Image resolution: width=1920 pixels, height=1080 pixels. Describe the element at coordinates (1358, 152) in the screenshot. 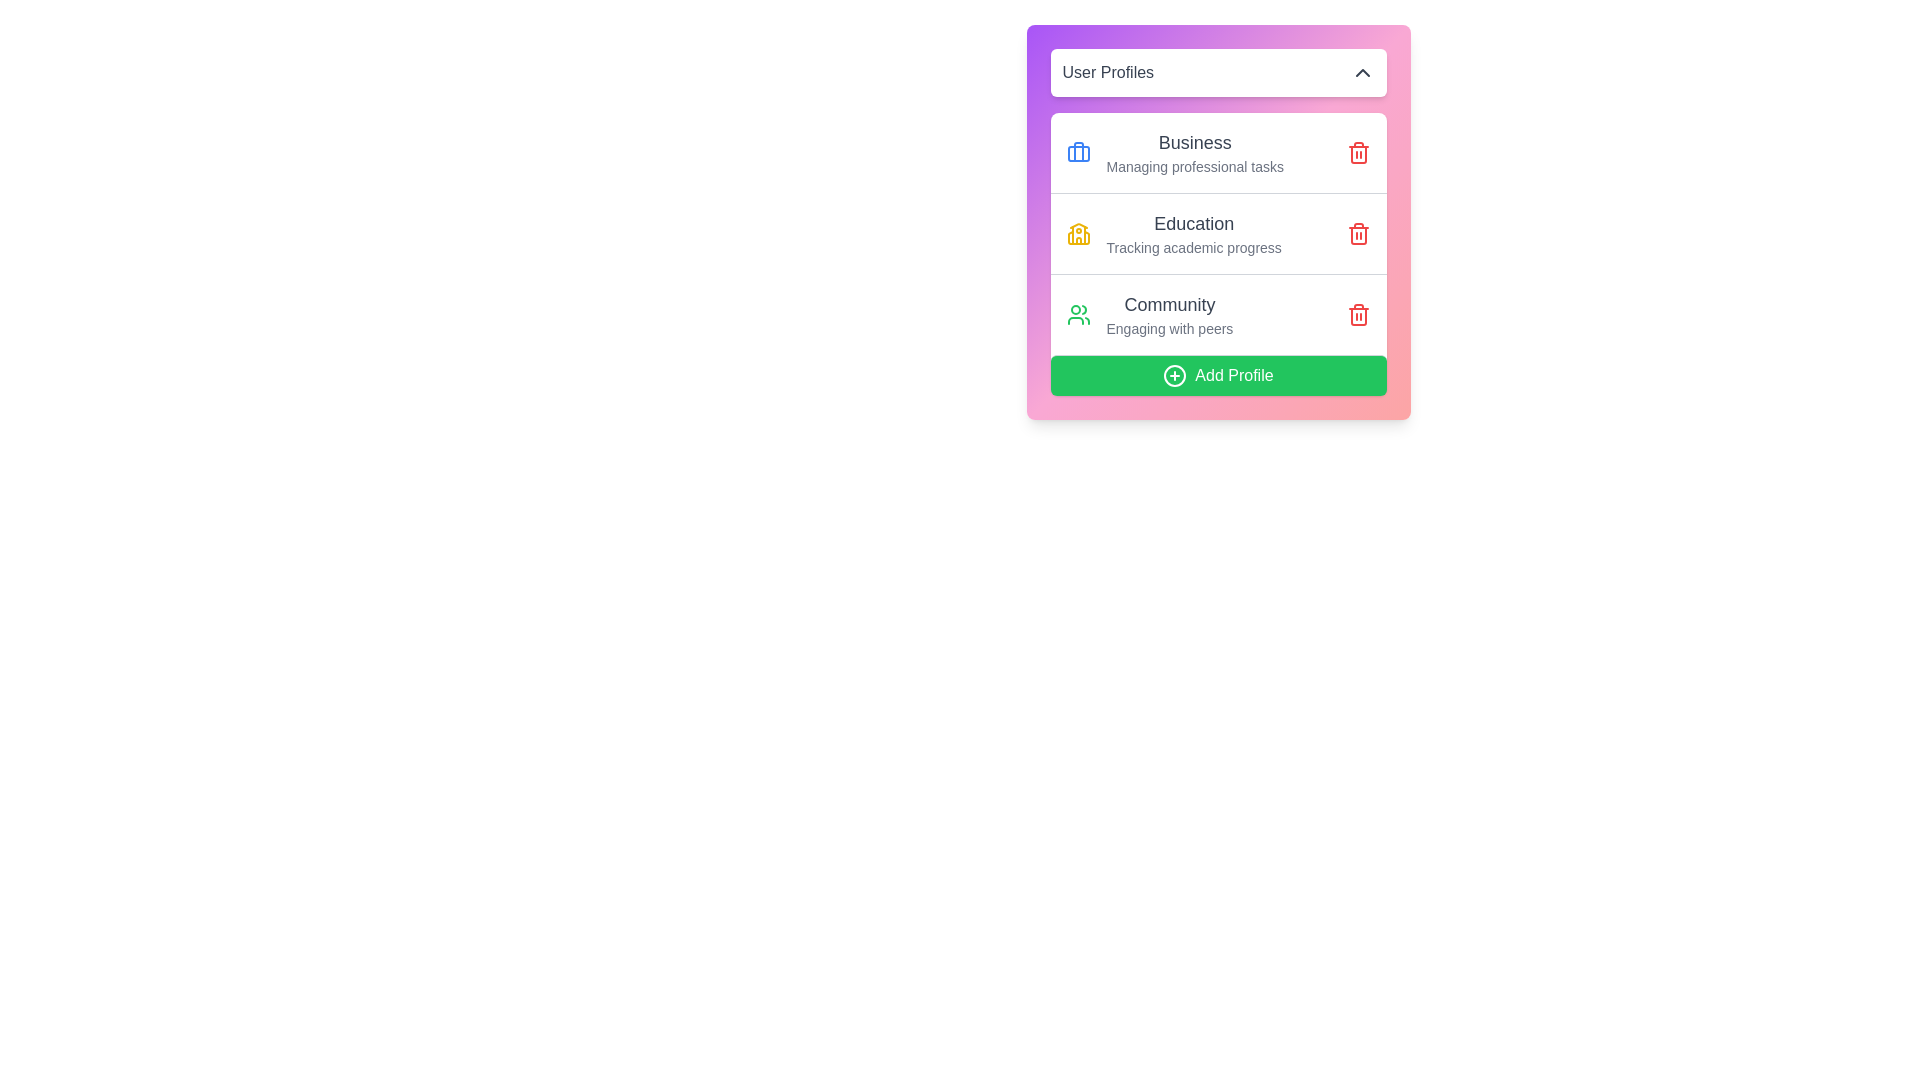

I see `the trash can icon button located on the far right side of the 'Business' entry` at that location.